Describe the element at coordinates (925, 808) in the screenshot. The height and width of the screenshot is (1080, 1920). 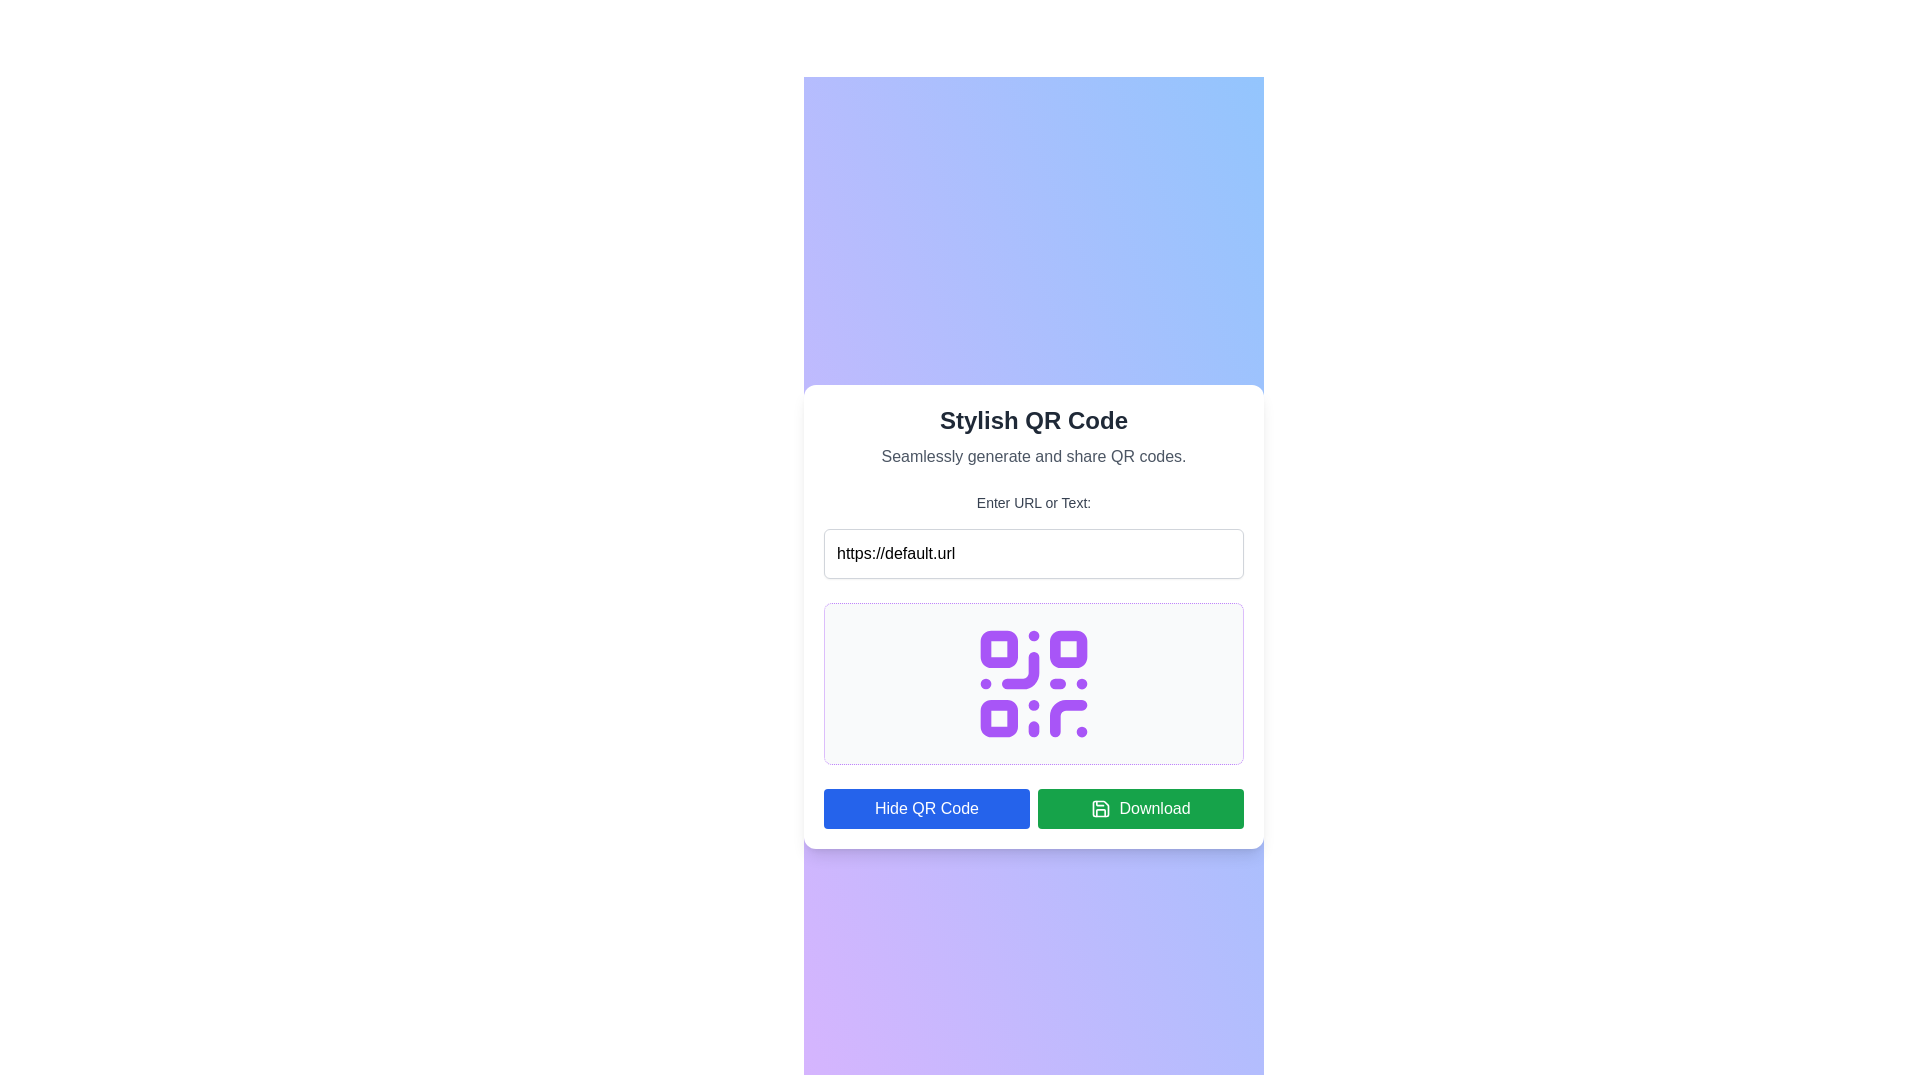
I see `the first button located below the QR code display area, positioned towards the left in a two-button layout` at that location.